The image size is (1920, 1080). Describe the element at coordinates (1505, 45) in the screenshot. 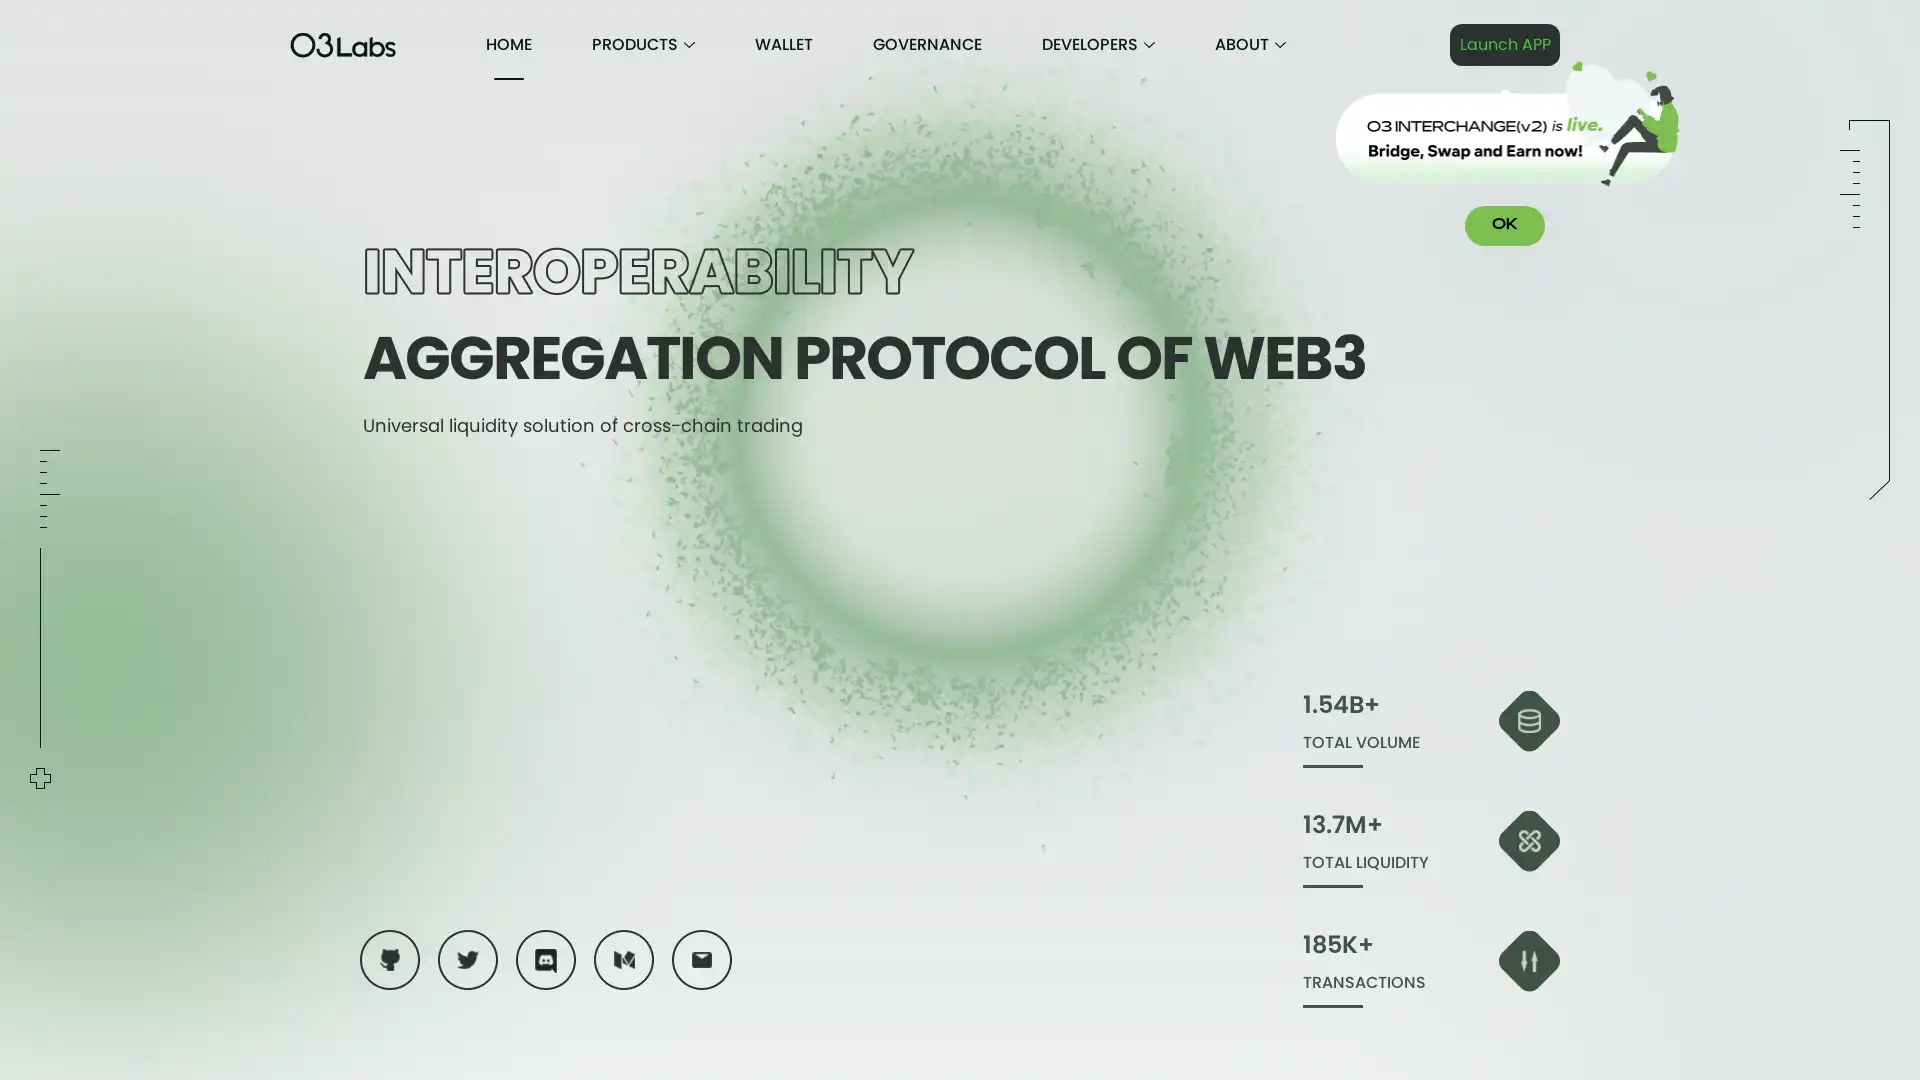

I see `Launch APP` at that location.